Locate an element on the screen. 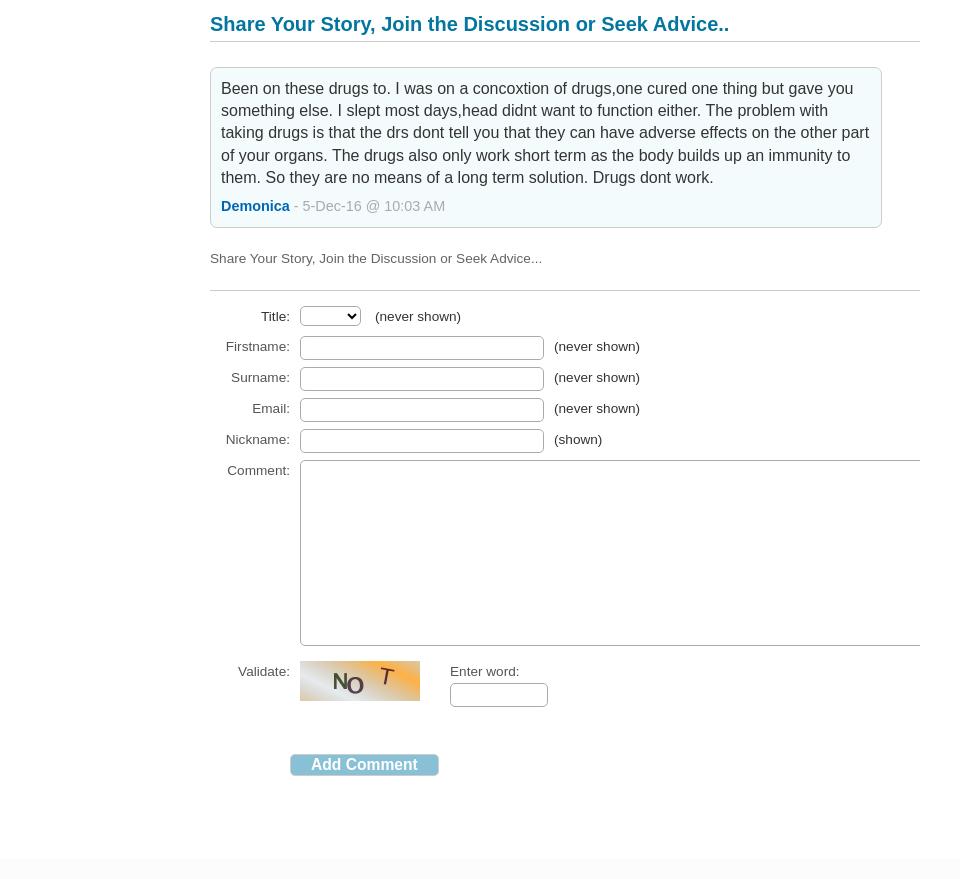  'Validate:' is located at coordinates (263, 669).